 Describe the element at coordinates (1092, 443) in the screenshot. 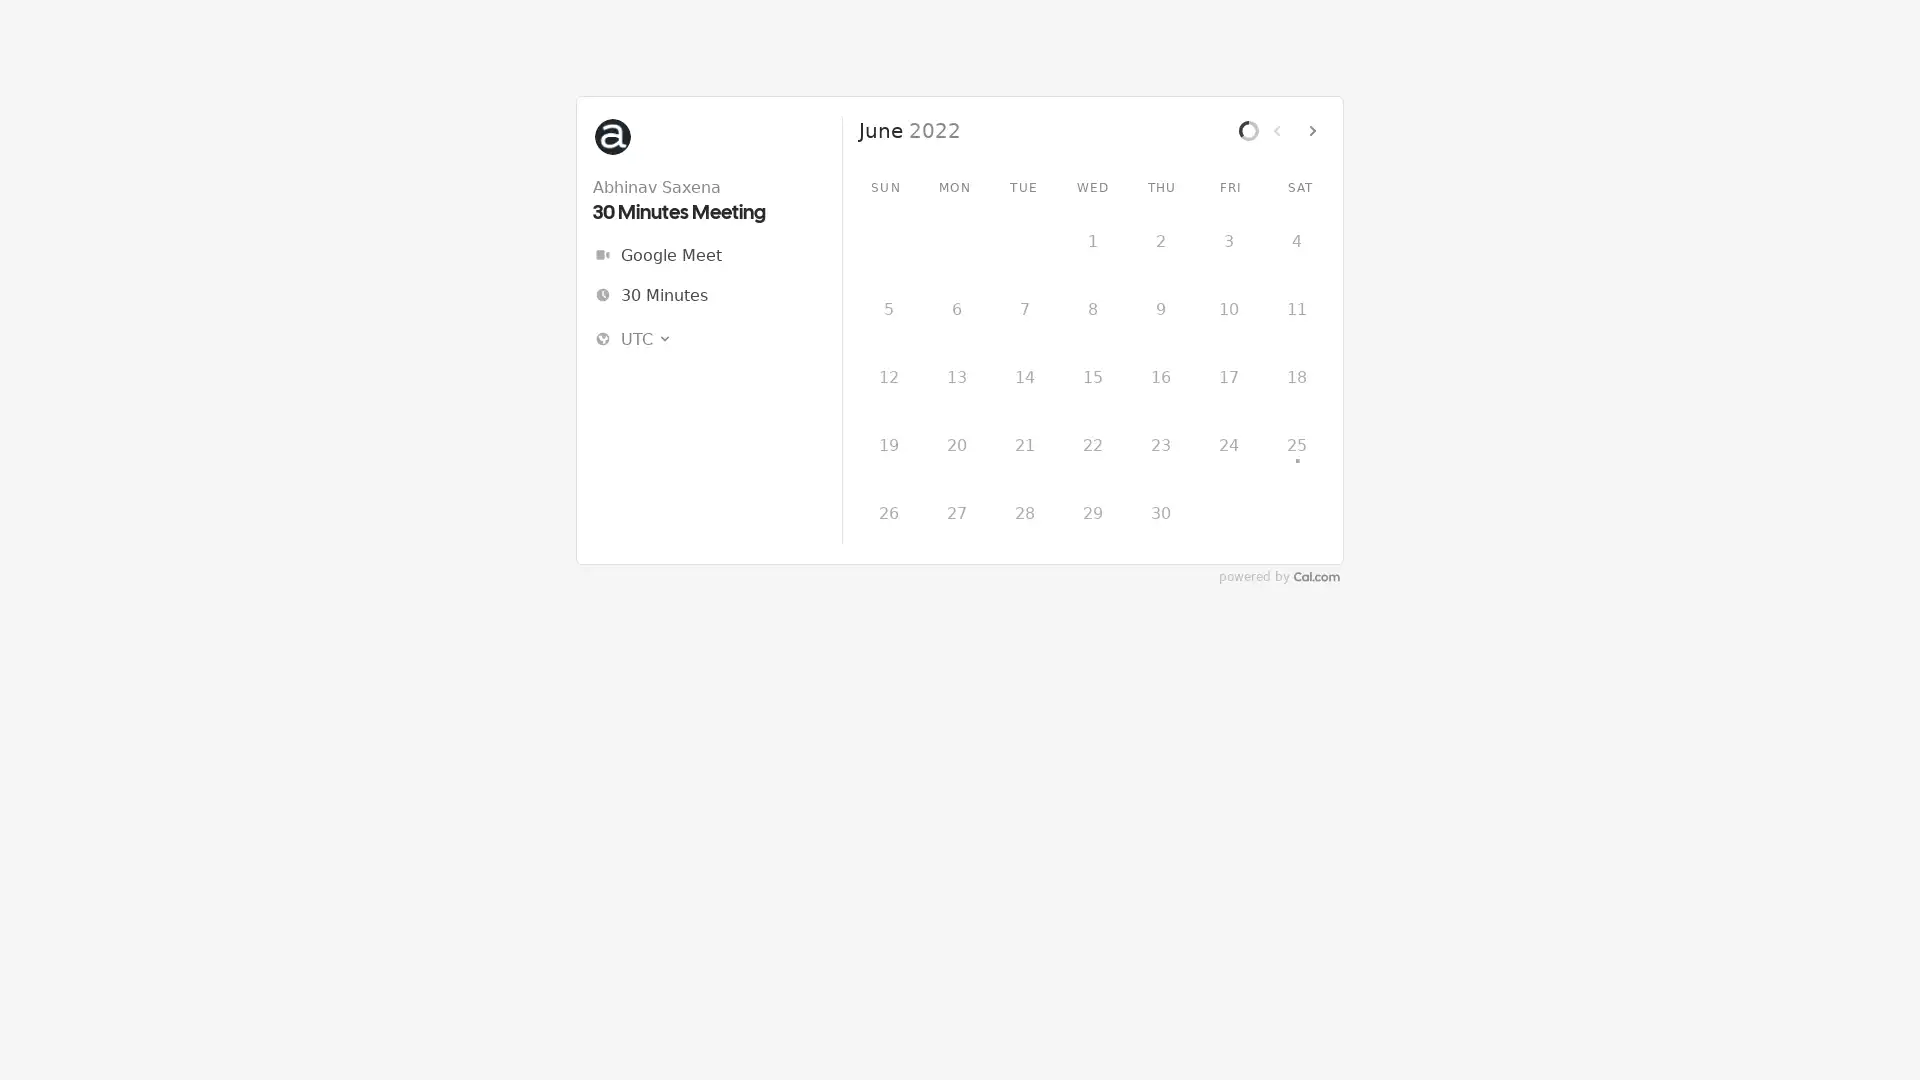

I see `22` at that location.